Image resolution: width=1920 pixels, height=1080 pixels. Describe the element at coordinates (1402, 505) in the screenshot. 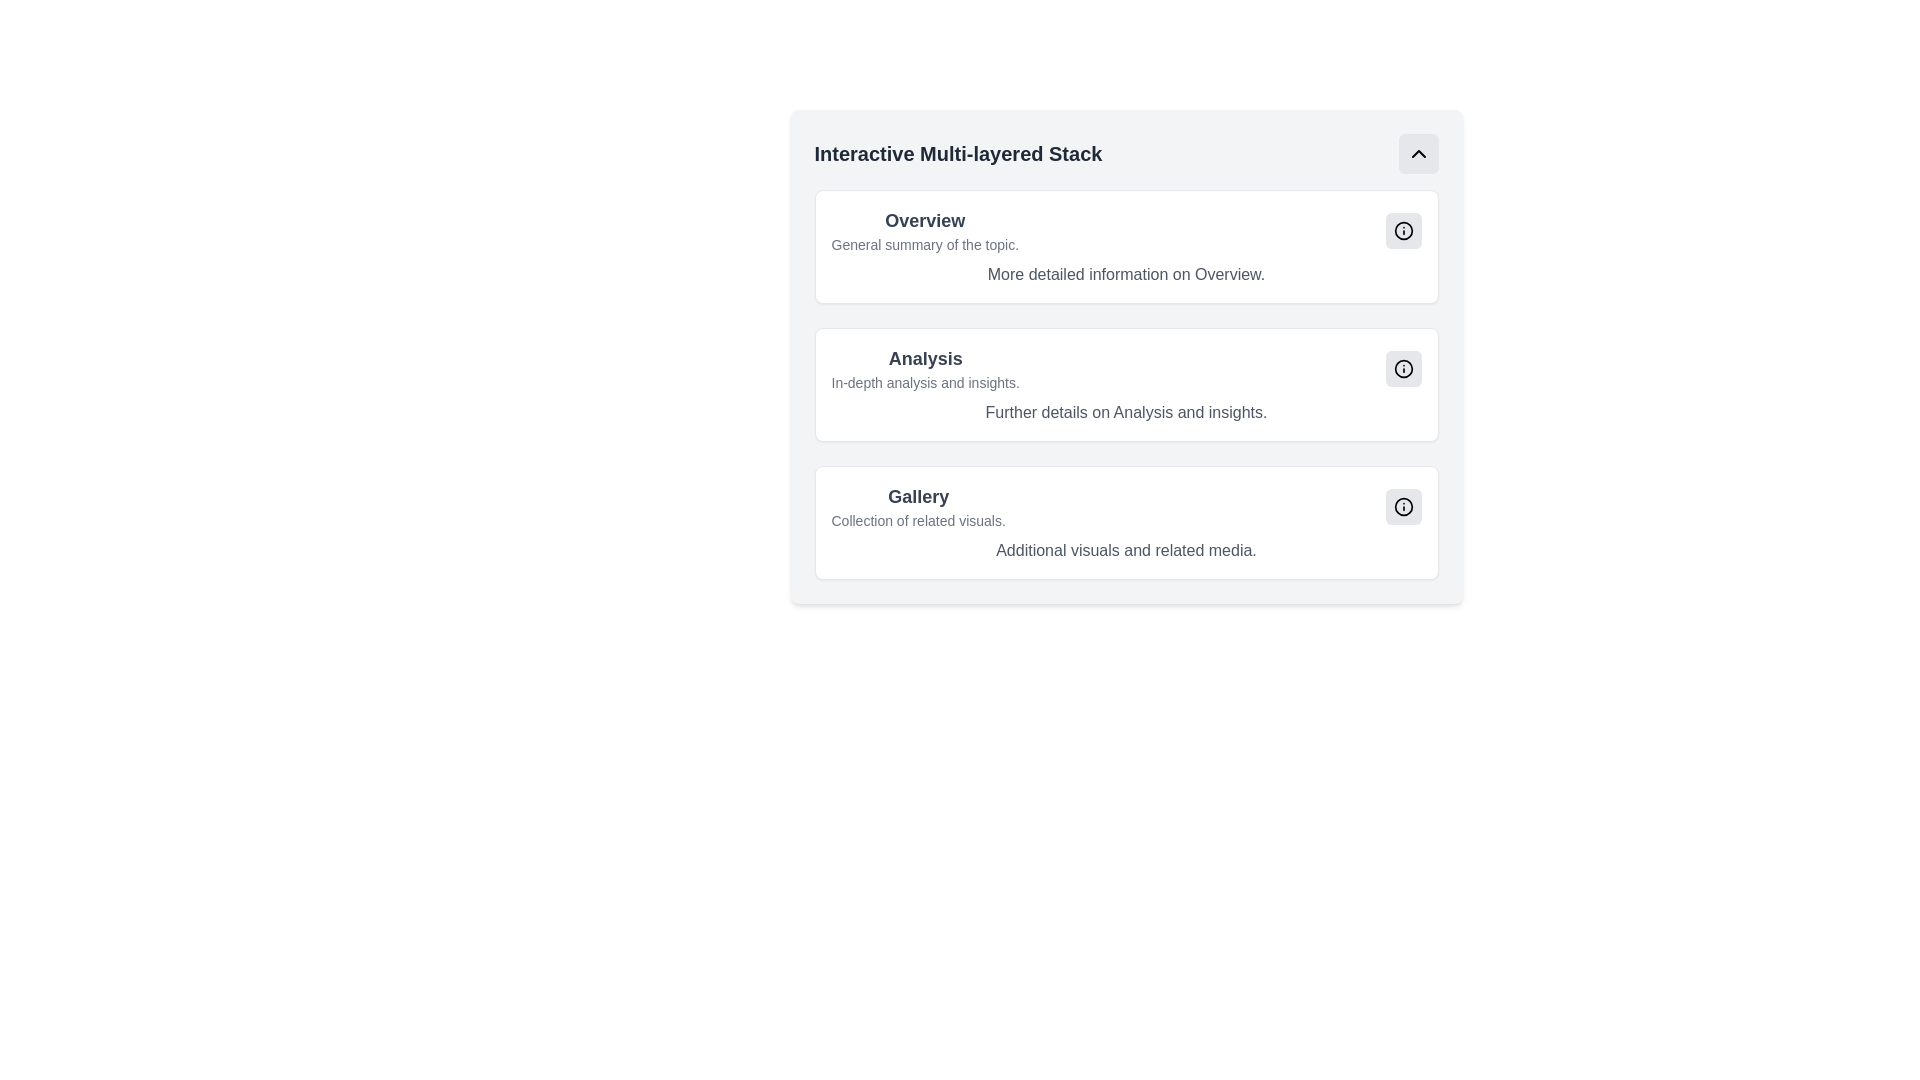

I see `the icon located at the bottom right corner of the 'Gallery' section, which provides additional information when interacted with` at that location.